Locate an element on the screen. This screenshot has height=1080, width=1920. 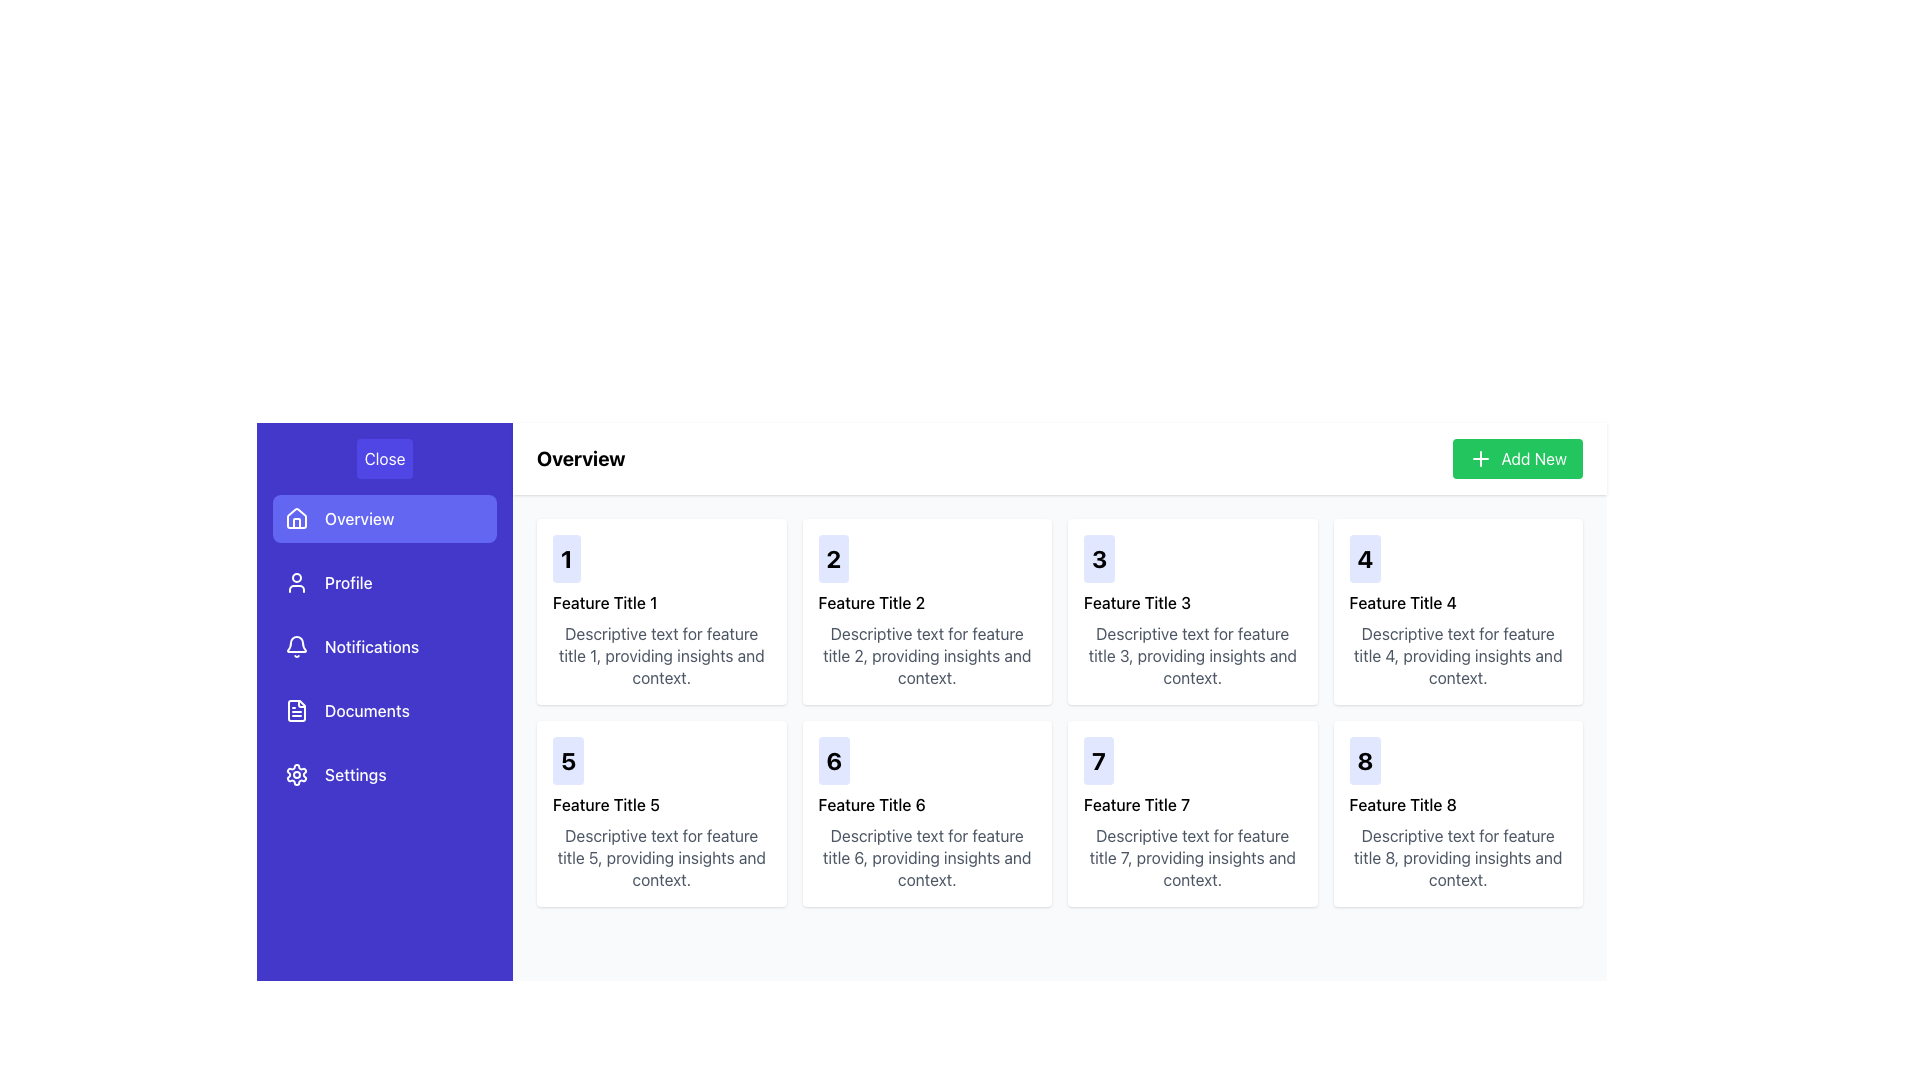
the 'Documents' text label in the sidebar navigation, which identifies the 'Documents' menu item located between 'Notifications' and 'Settings' is located at coordinates (367, 709).